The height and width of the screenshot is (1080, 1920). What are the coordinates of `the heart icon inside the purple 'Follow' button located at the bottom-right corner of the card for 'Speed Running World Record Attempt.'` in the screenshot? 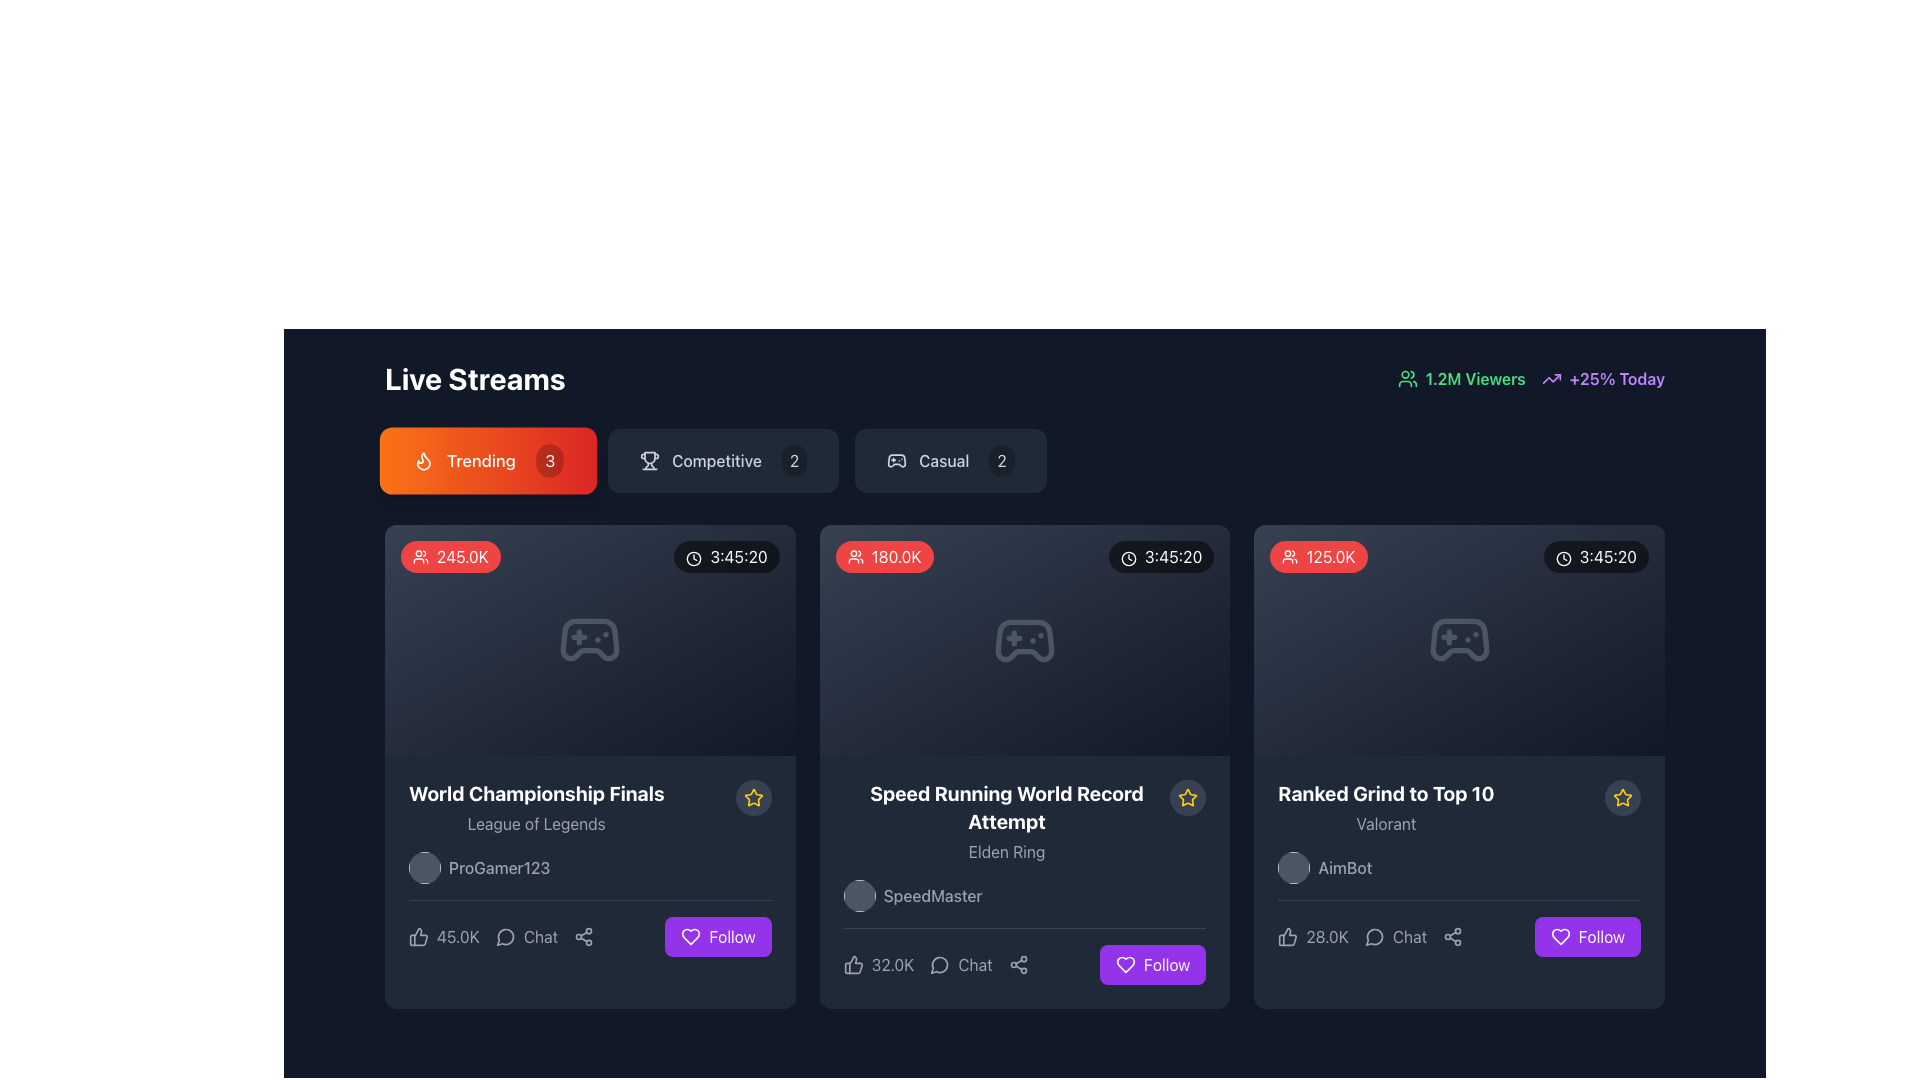 It's located at (1125, 963).